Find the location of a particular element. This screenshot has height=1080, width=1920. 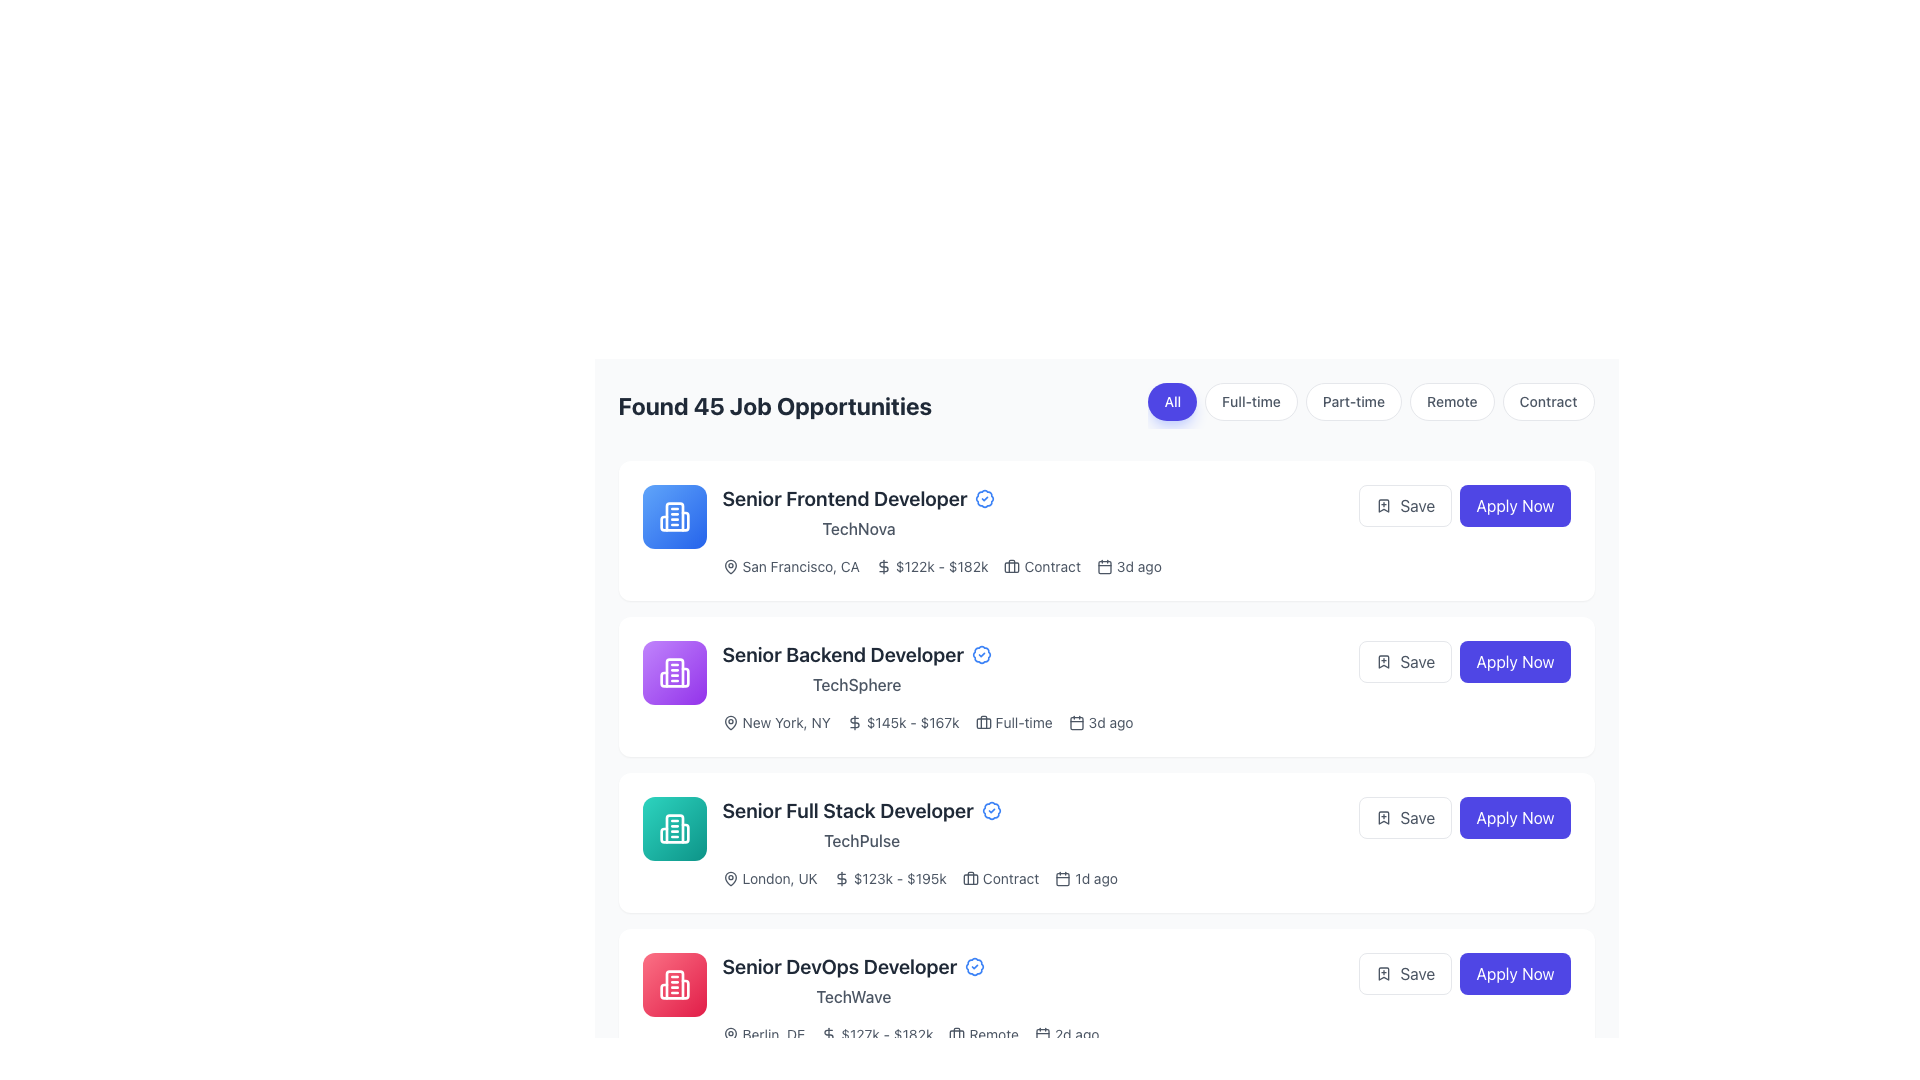

the 'Save' button on the job opportunity card located at the last position of the vertical list of job cards is located at coordinates (1146, 999).